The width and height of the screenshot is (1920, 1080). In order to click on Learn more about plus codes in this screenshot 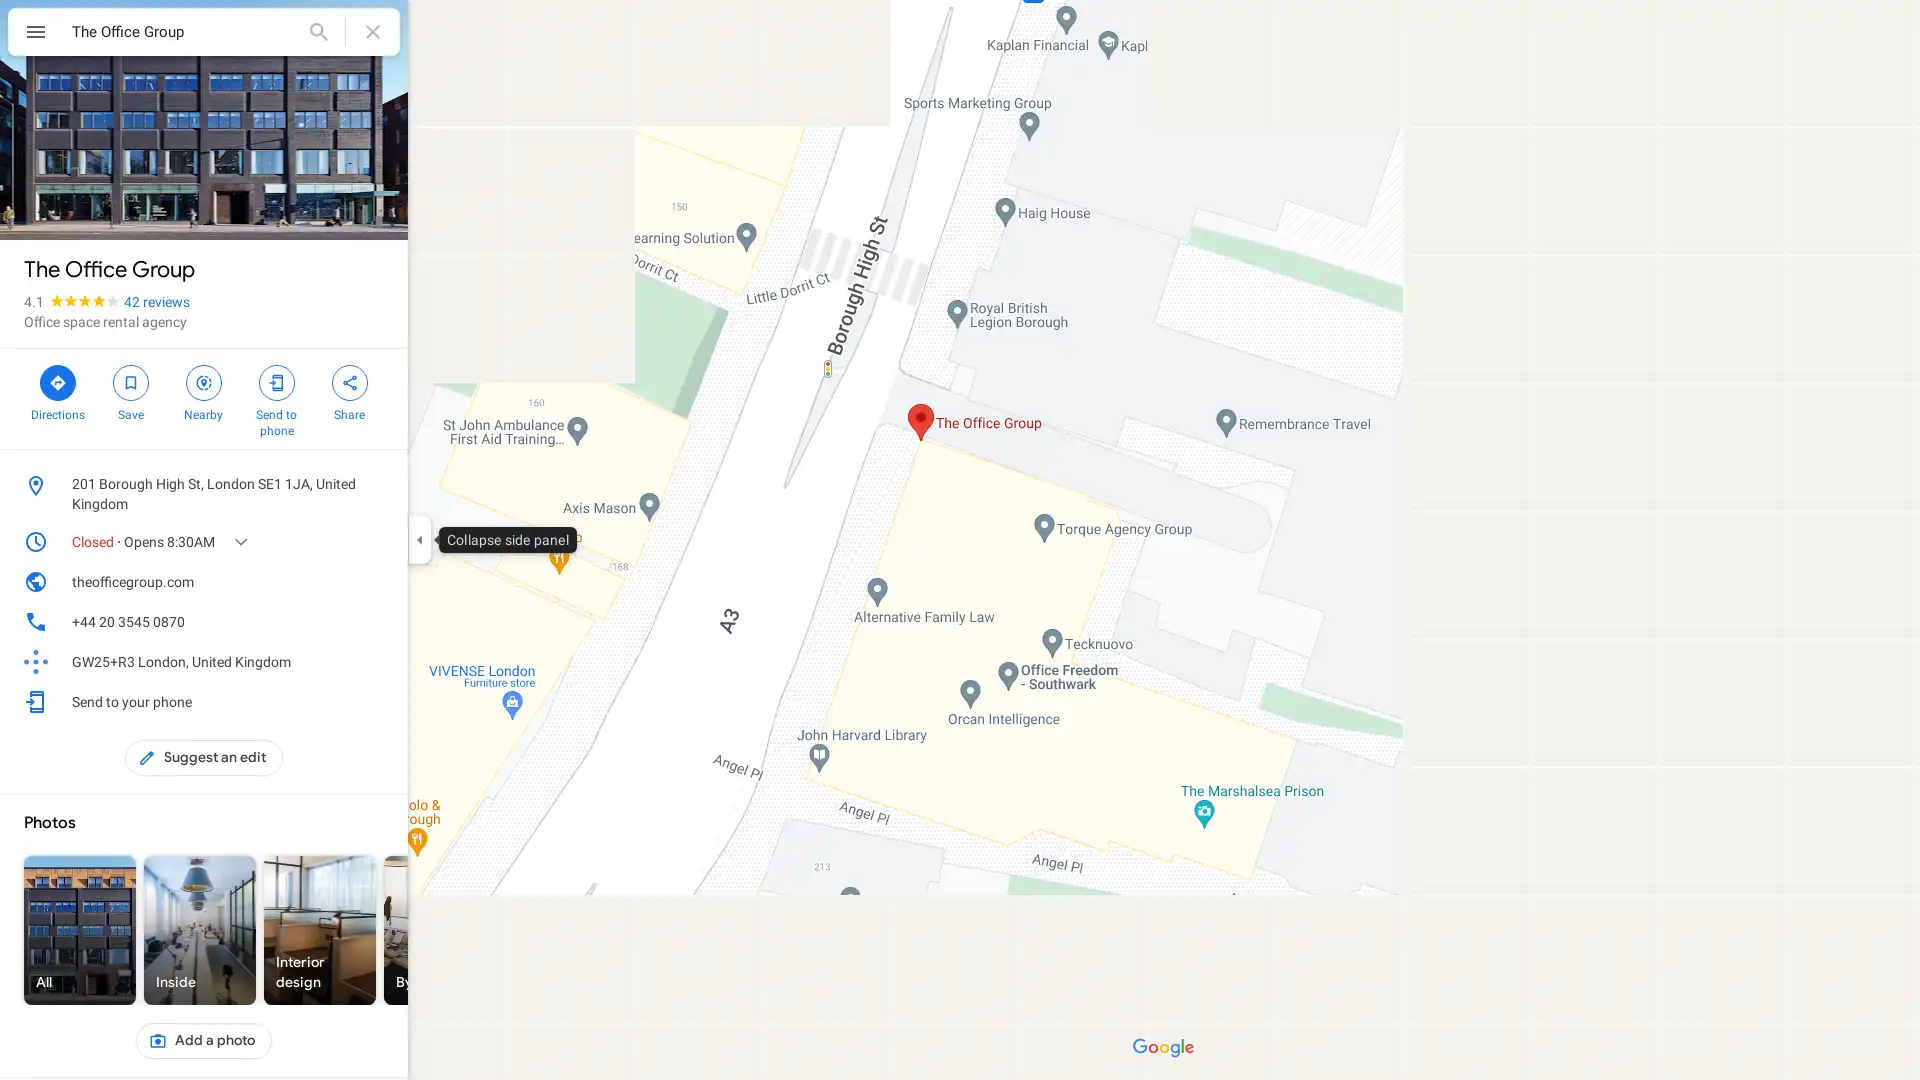, I will do `click(374, 662)`.